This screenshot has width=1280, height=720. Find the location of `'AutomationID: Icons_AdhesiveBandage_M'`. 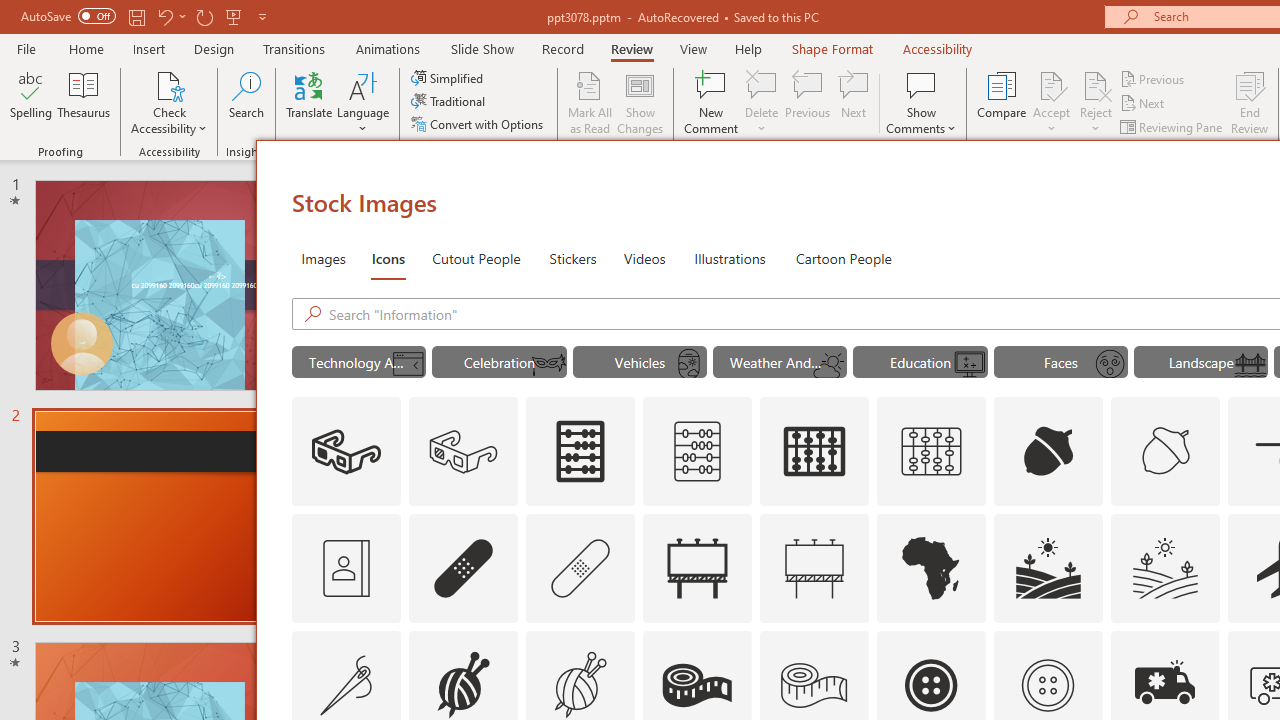

'AutomationID: Icons_AdhesiveBandage_M' is located at coordinates (580, 568).